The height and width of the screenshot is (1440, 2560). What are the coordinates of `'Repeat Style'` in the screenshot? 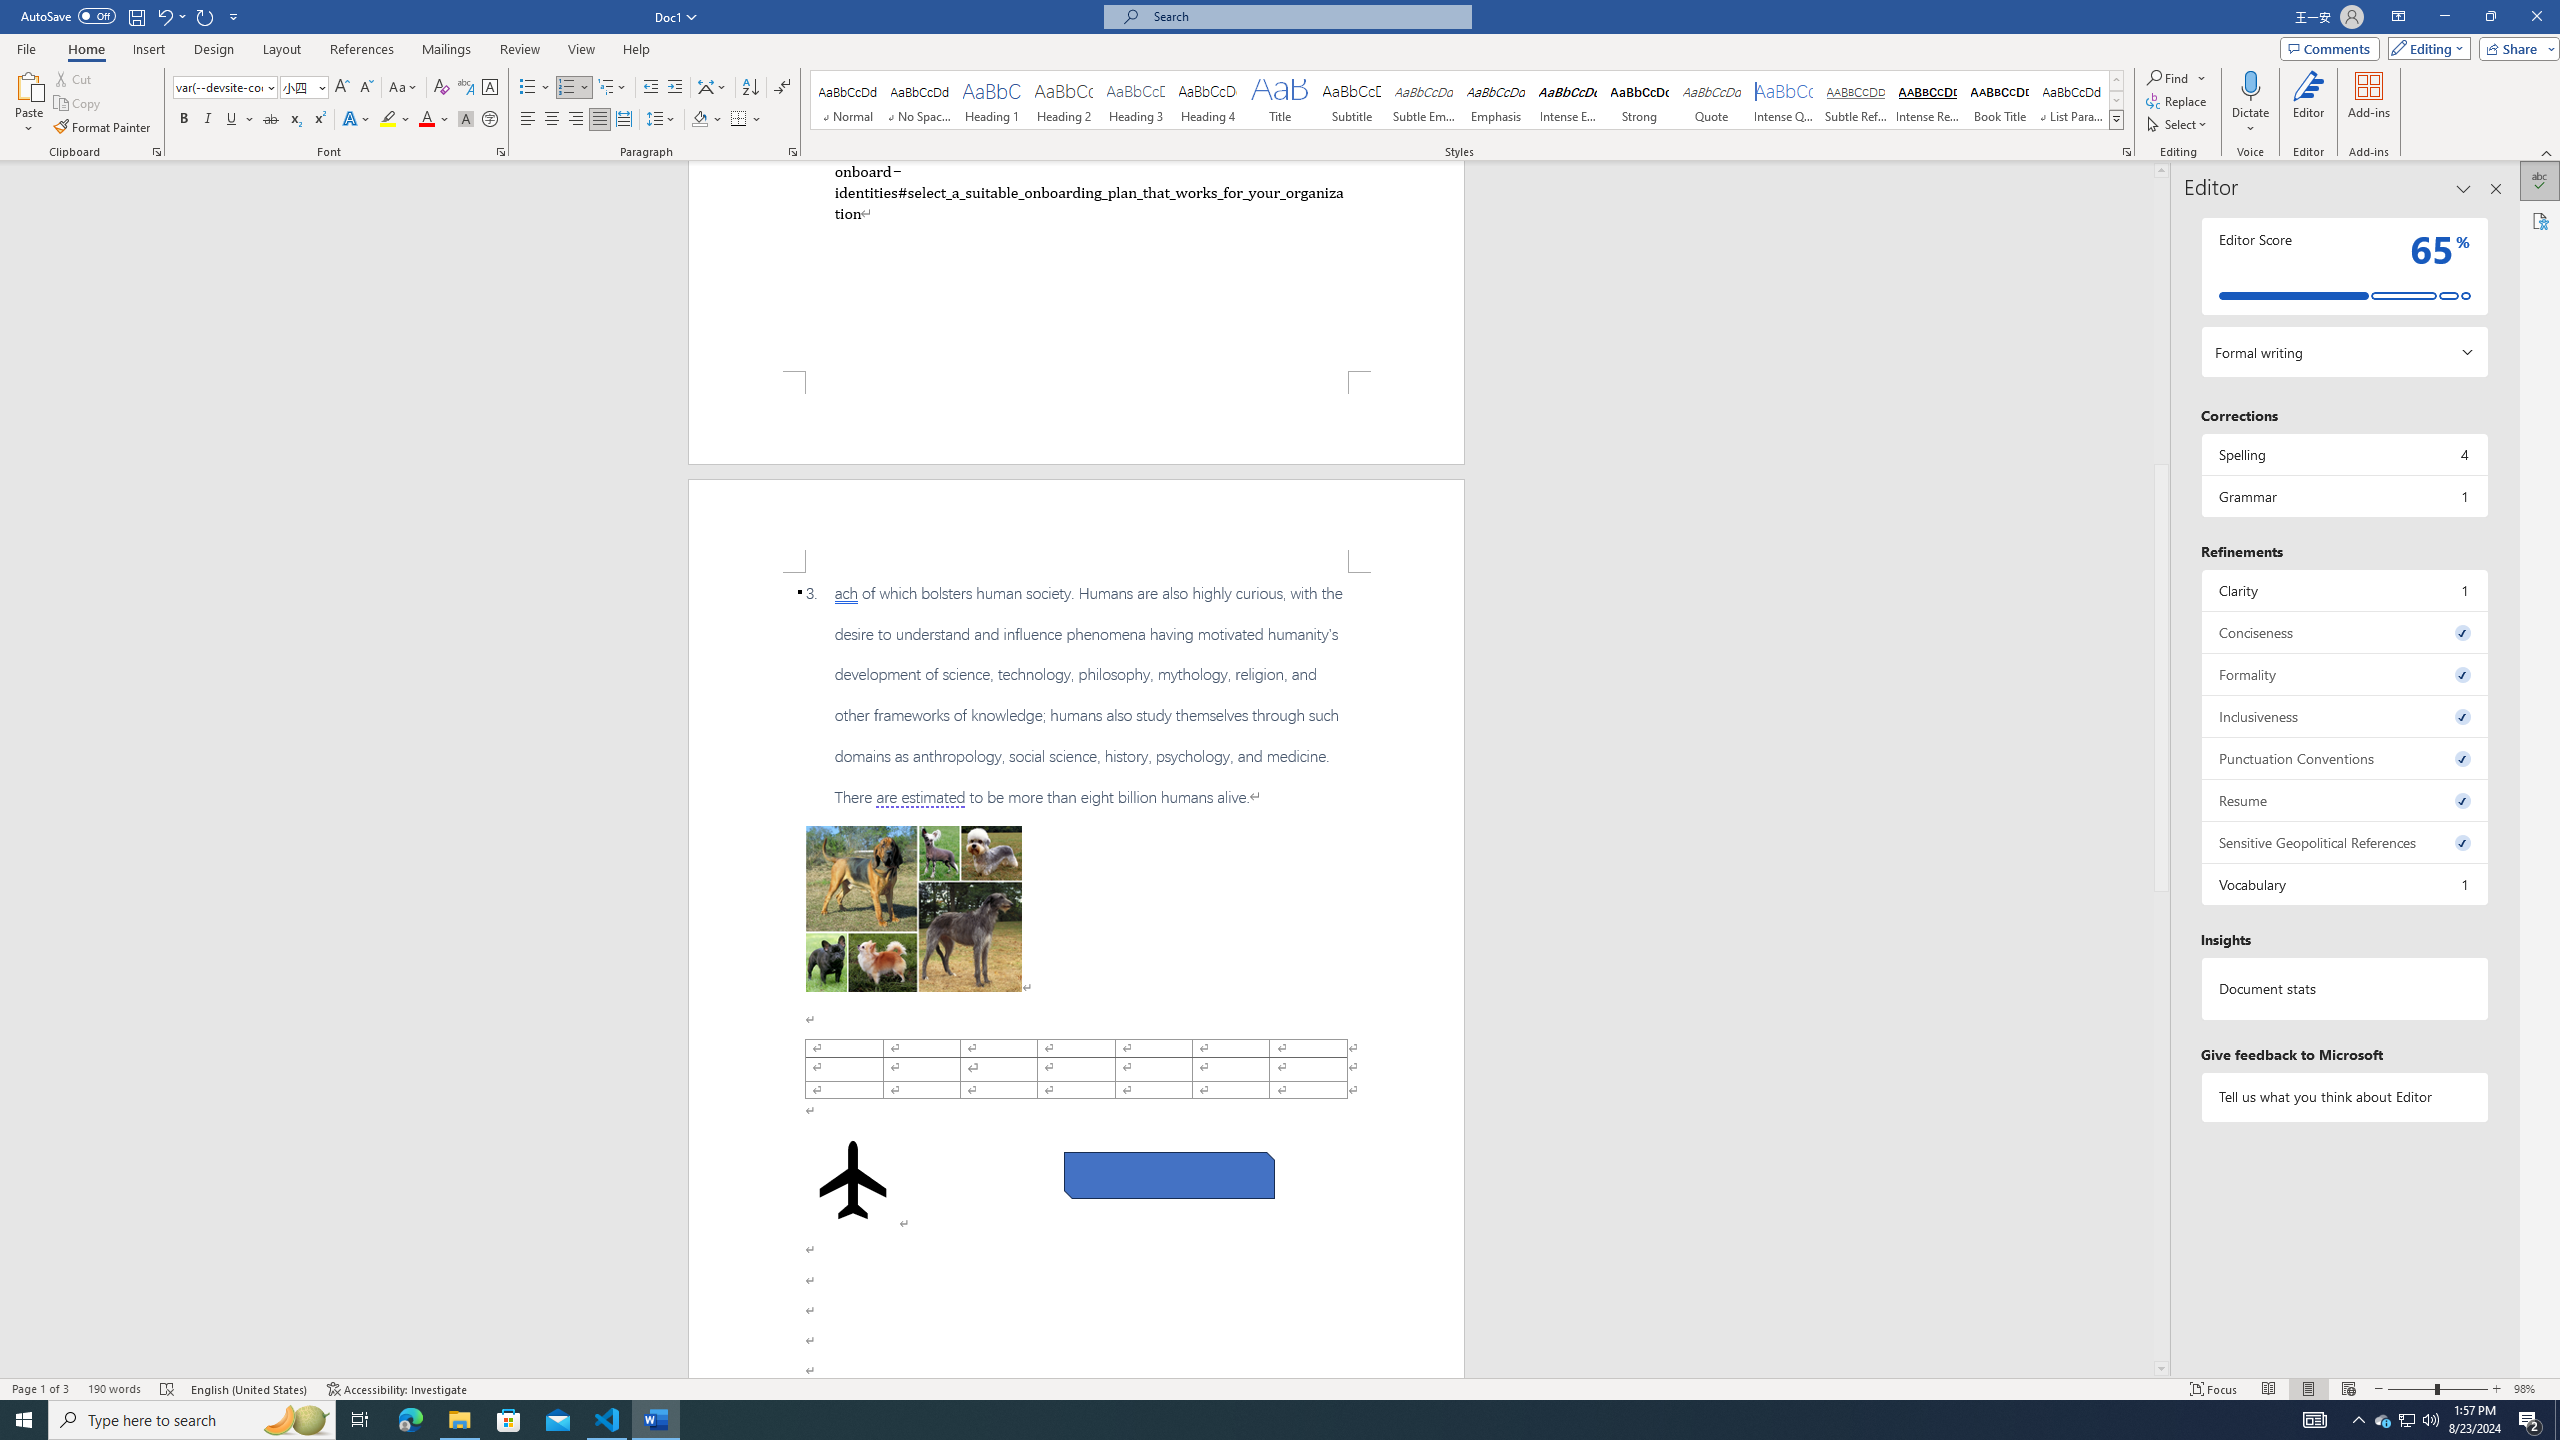 It's located at (205, 15).